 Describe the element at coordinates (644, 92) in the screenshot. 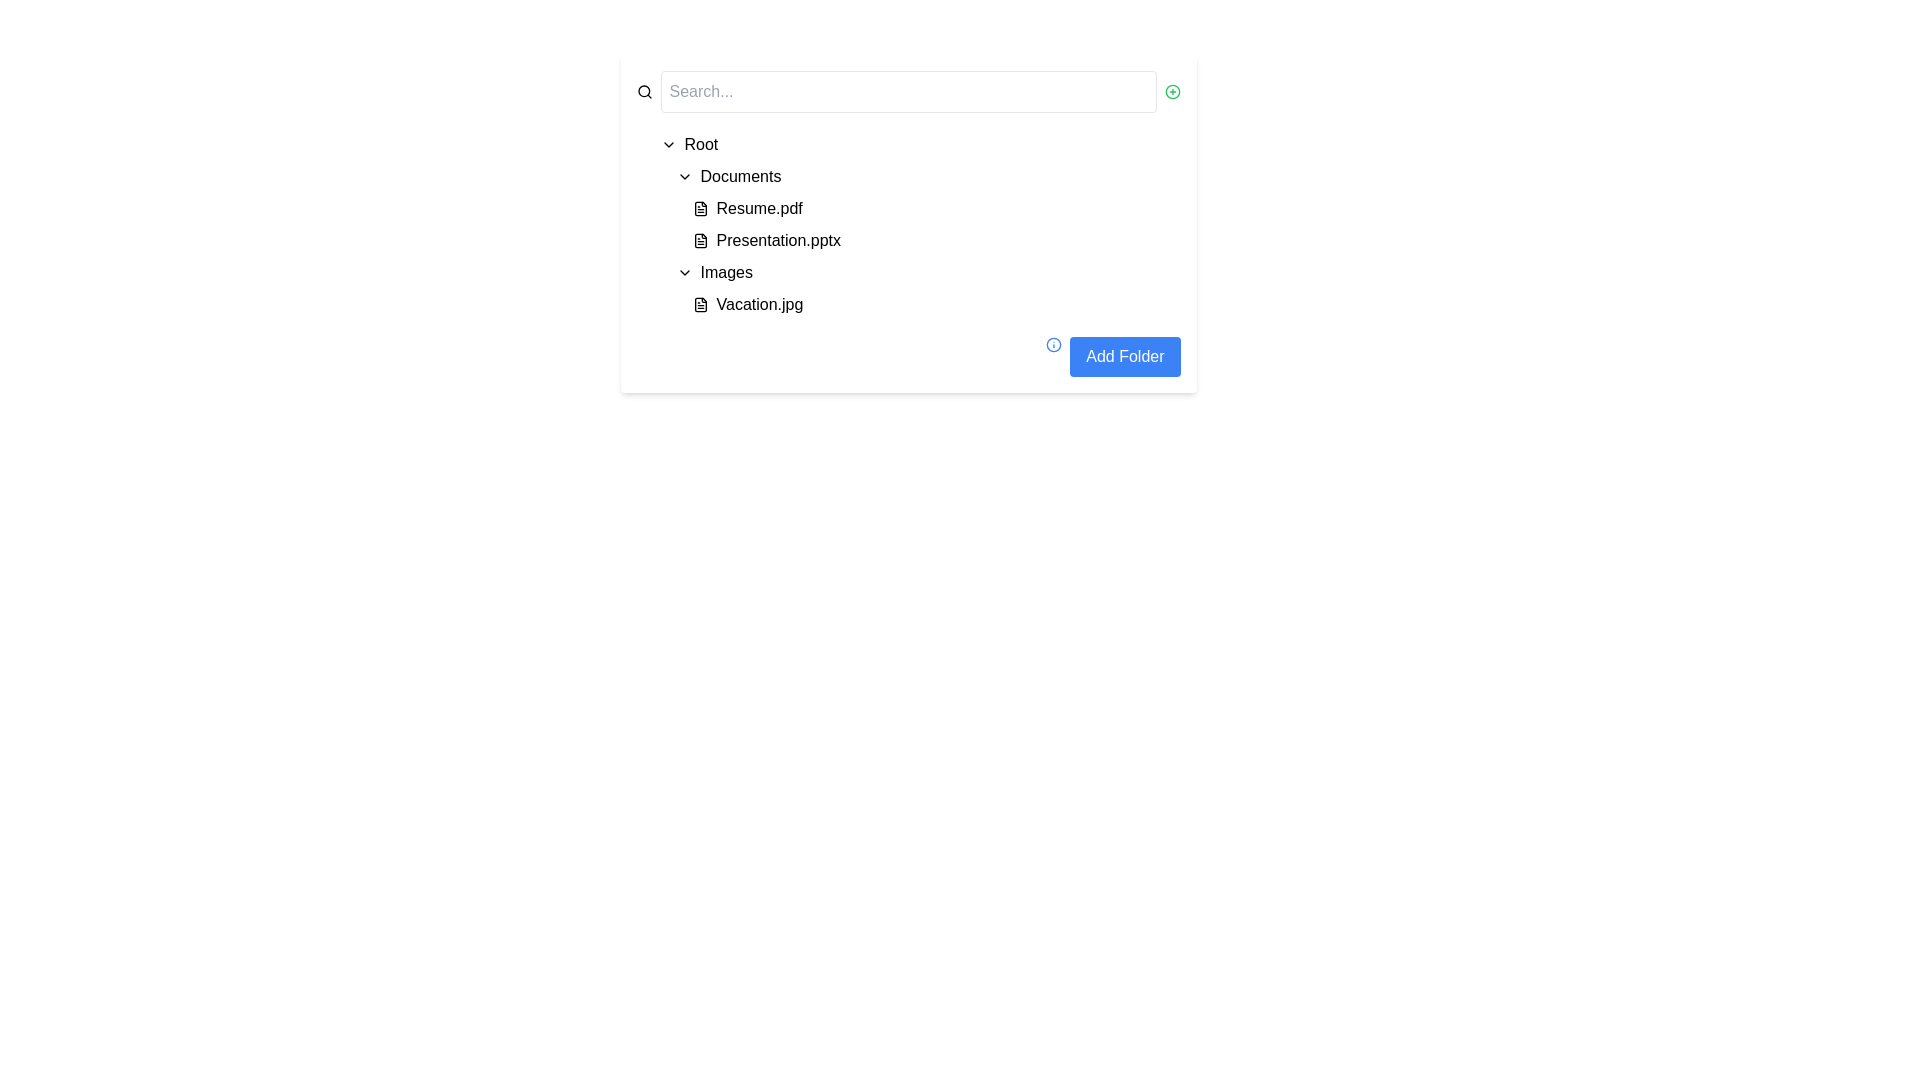

I see `the search icon located at the leftmost end of the horizontal grouping, which is adjacent to the search input field` at that location.